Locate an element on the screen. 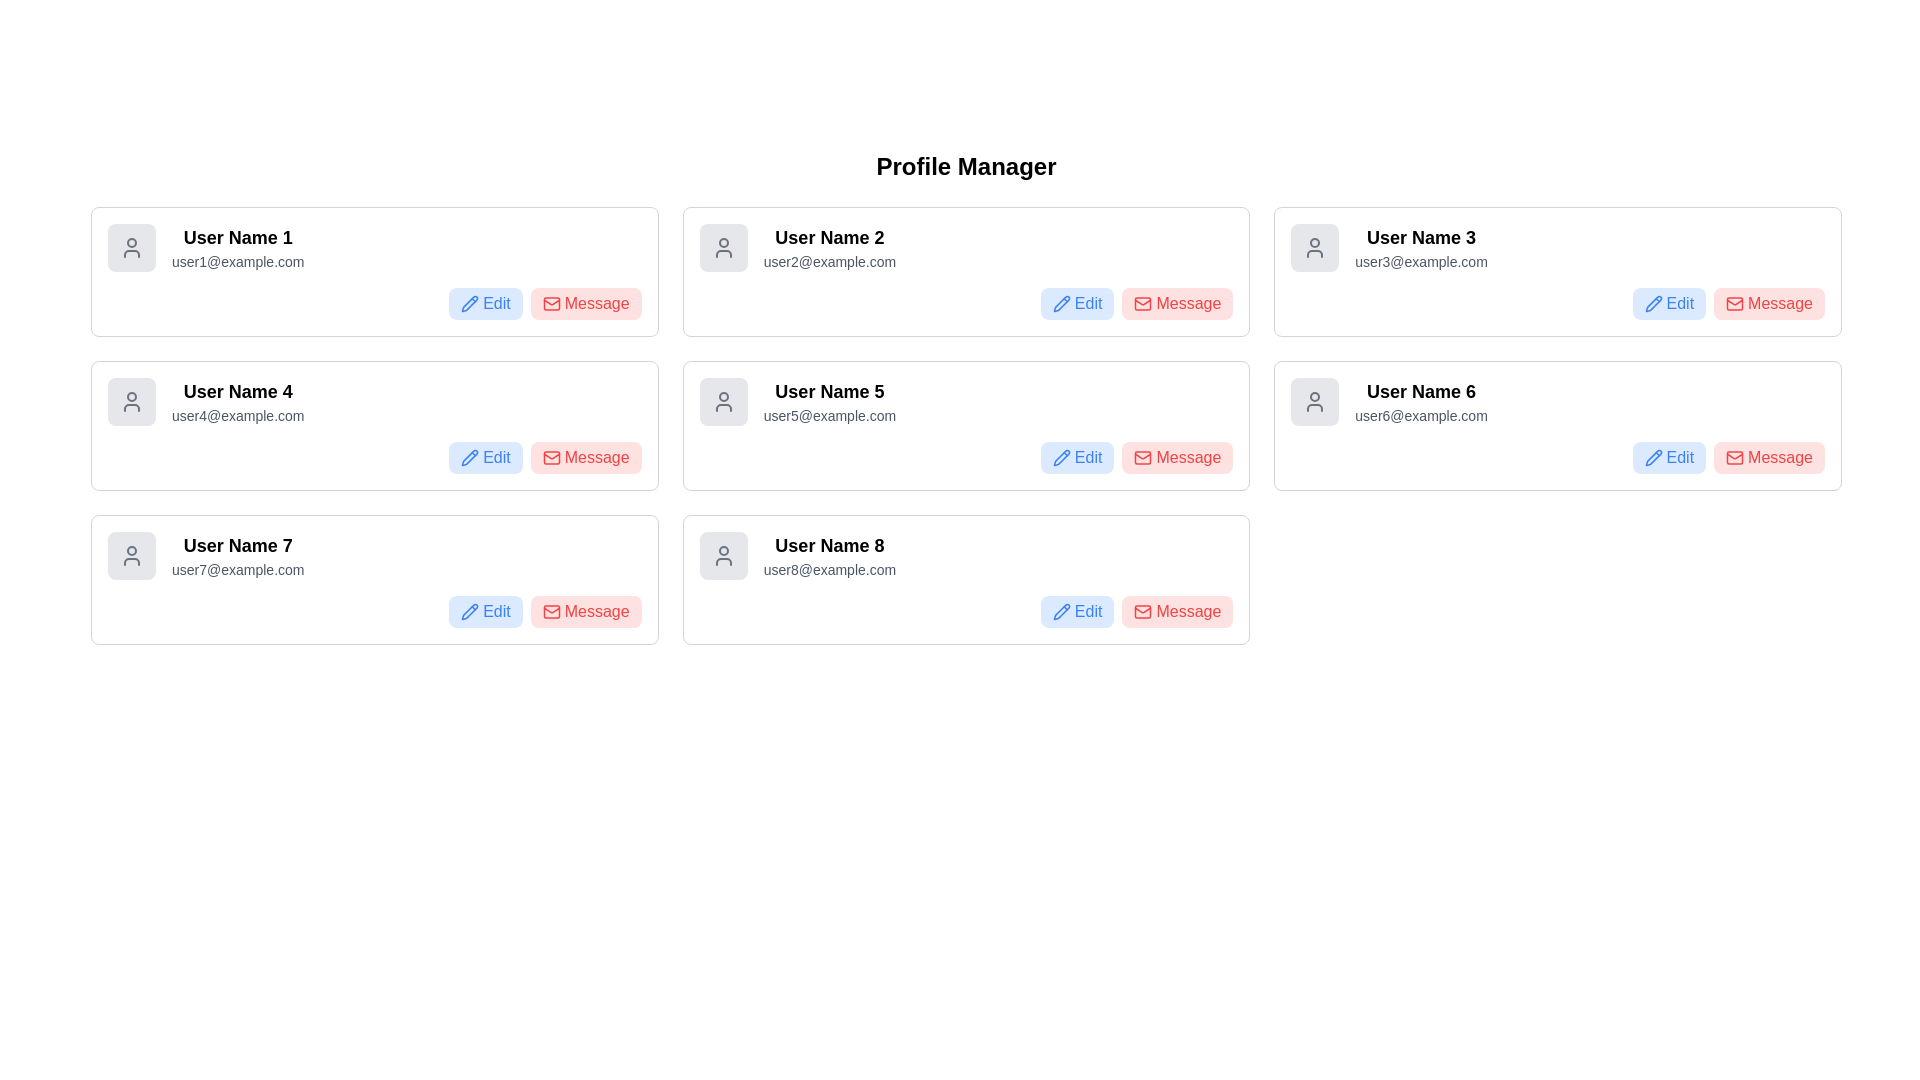 The height and width of the screenshot is (1080, 1920). the user profile icon representing 'User Name 4' in the second card of the first column is located at coordinates (131, 401).